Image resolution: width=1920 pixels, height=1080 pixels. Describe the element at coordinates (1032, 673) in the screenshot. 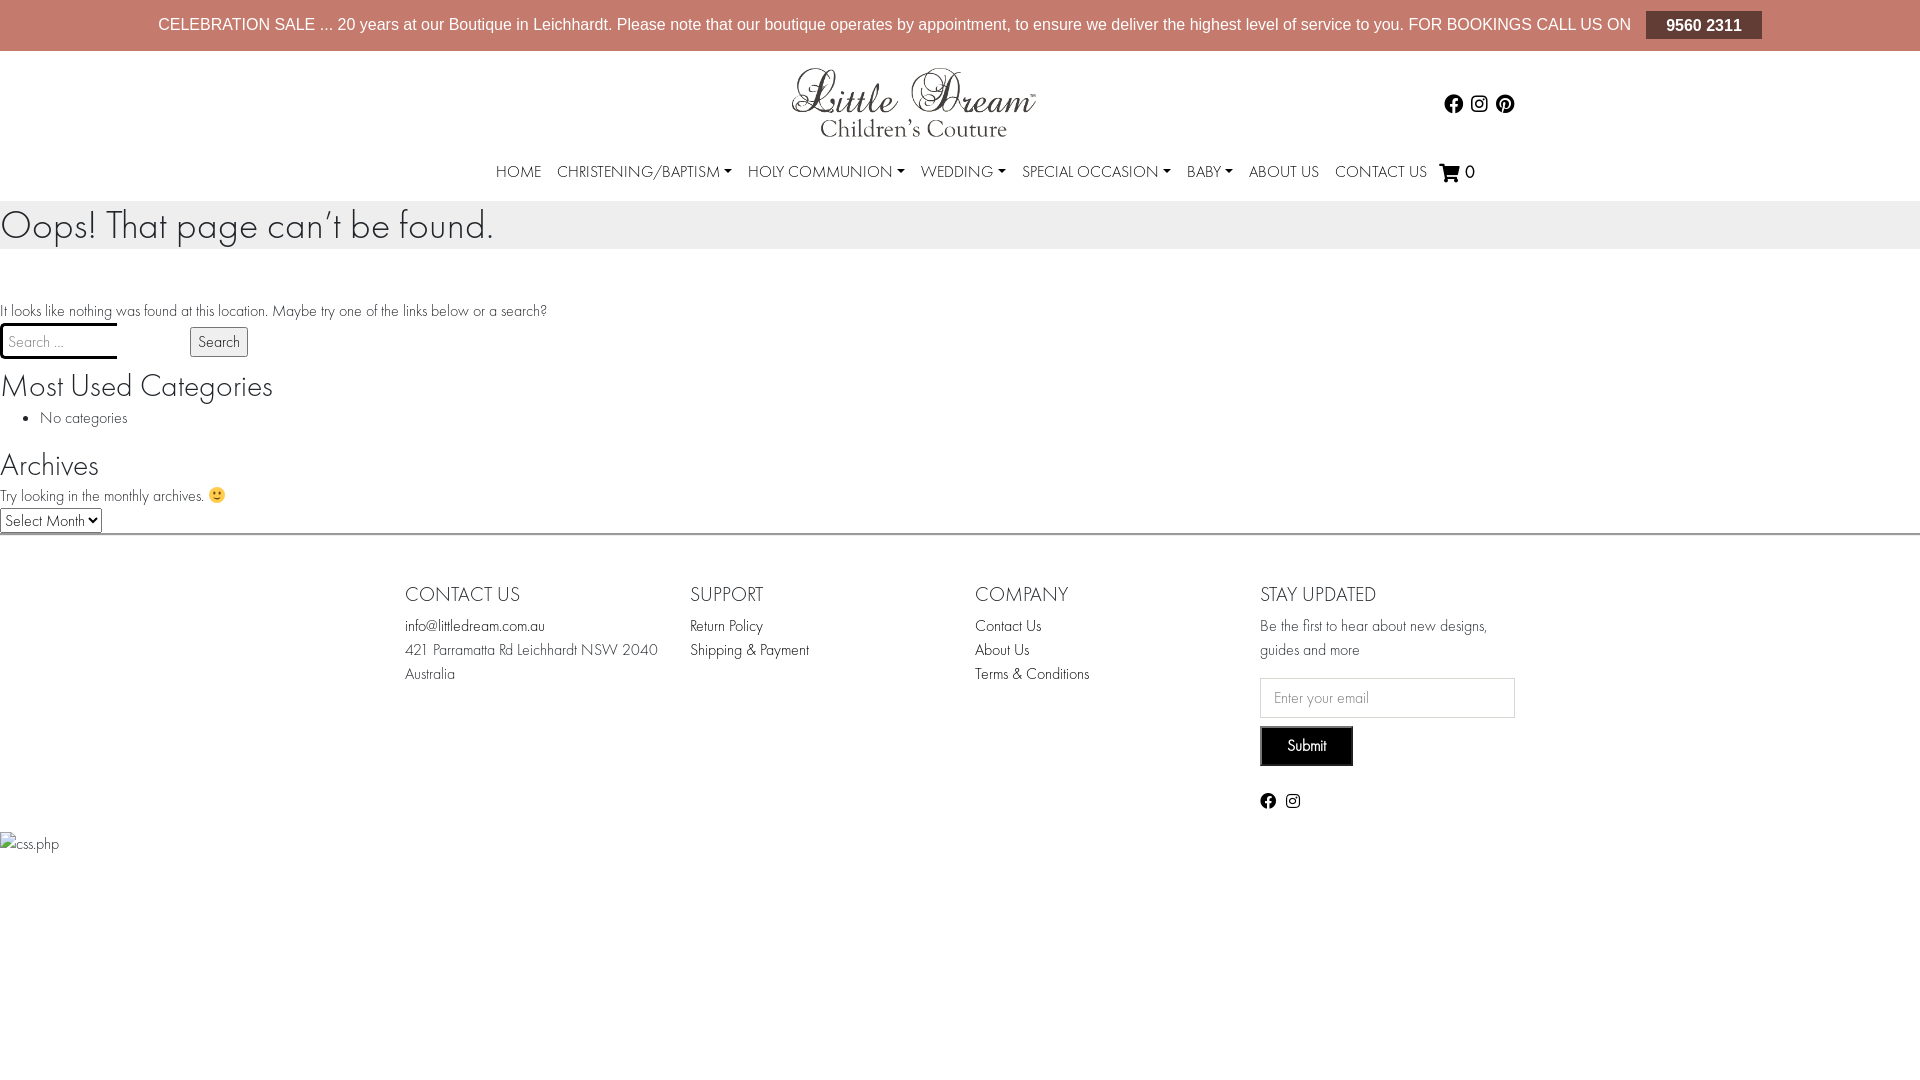

I see `'Terms & Conditions'` at that location.